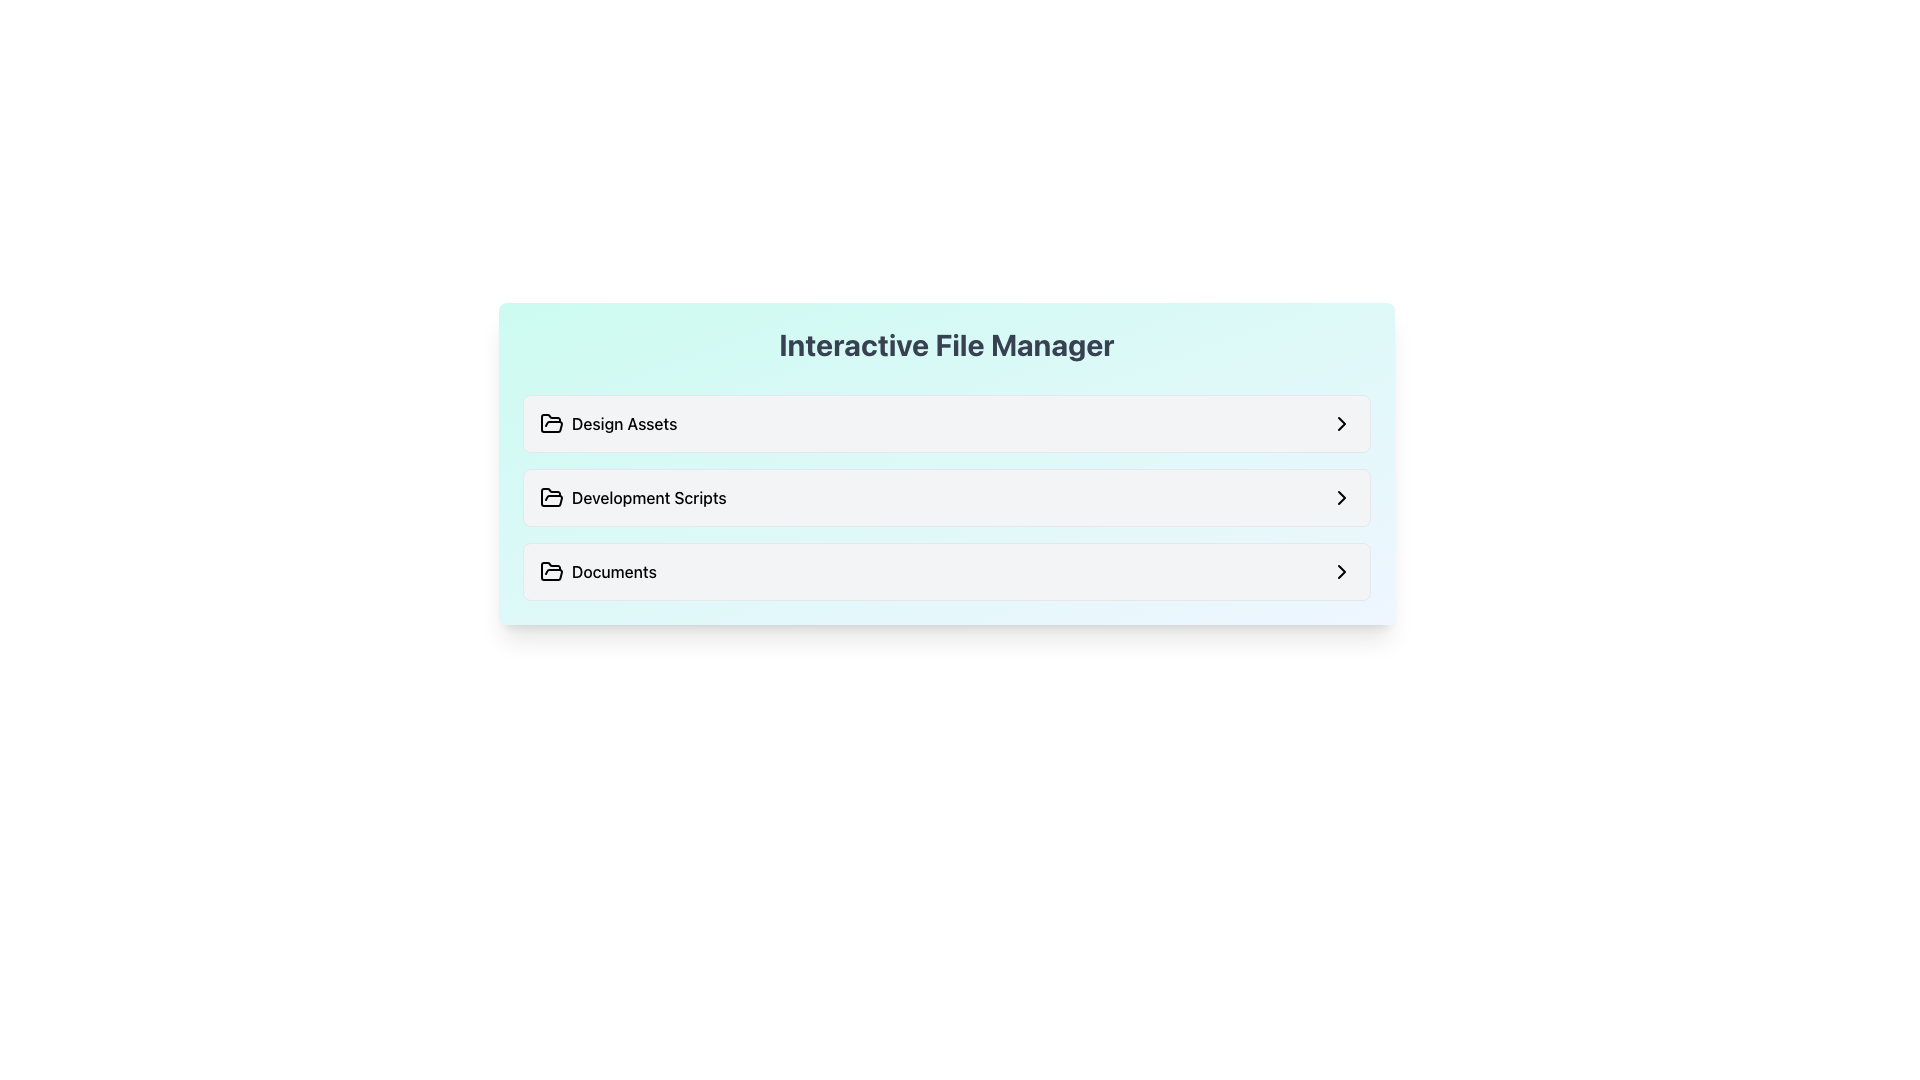 The height and width of the screenshot is (1080, 1920). What do you see at coordinates (607, 423) in the screenshot?
I see `the 'Design Assets' text with the open folder icon, which is the first item in a vertically arranged list` at bounding box center [607, 423].